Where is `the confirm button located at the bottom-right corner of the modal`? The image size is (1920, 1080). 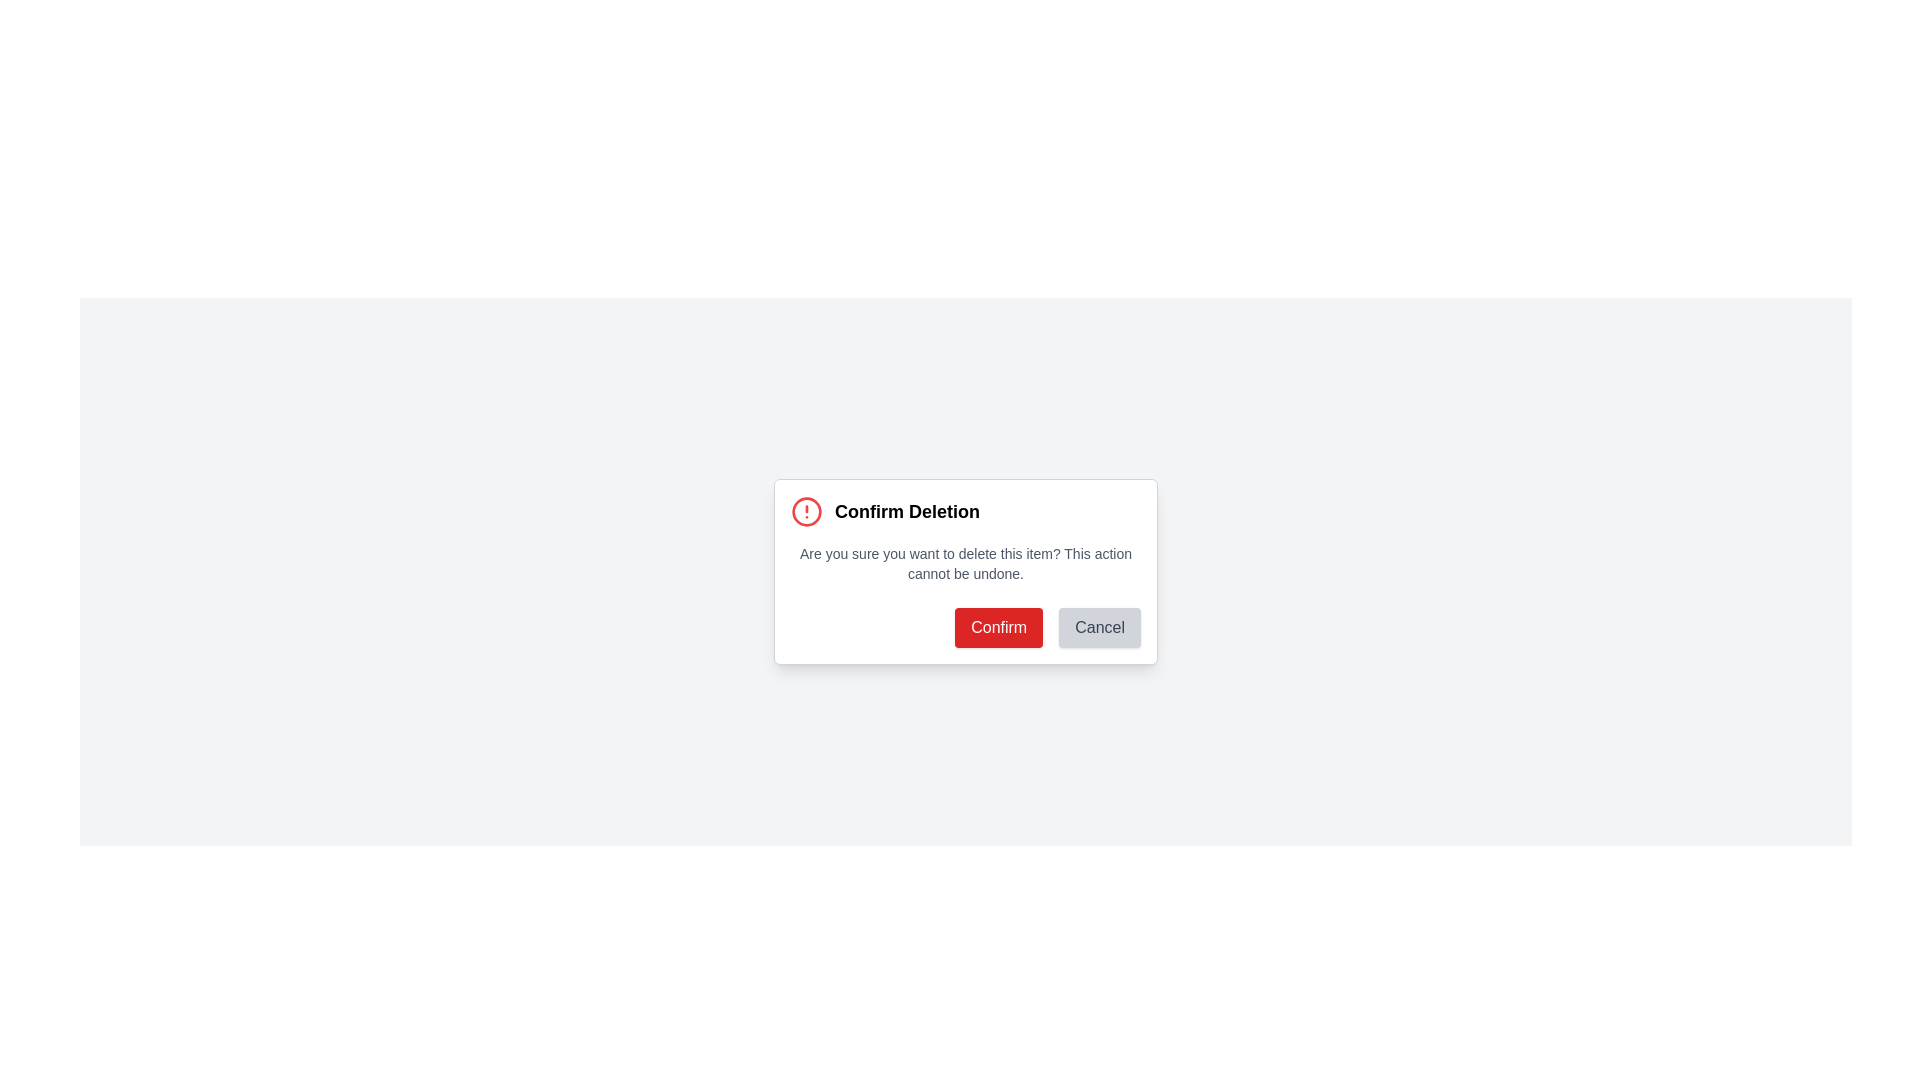
the confirm button located at the bottom-right corner of the modal is located at coordinates (965, 627).